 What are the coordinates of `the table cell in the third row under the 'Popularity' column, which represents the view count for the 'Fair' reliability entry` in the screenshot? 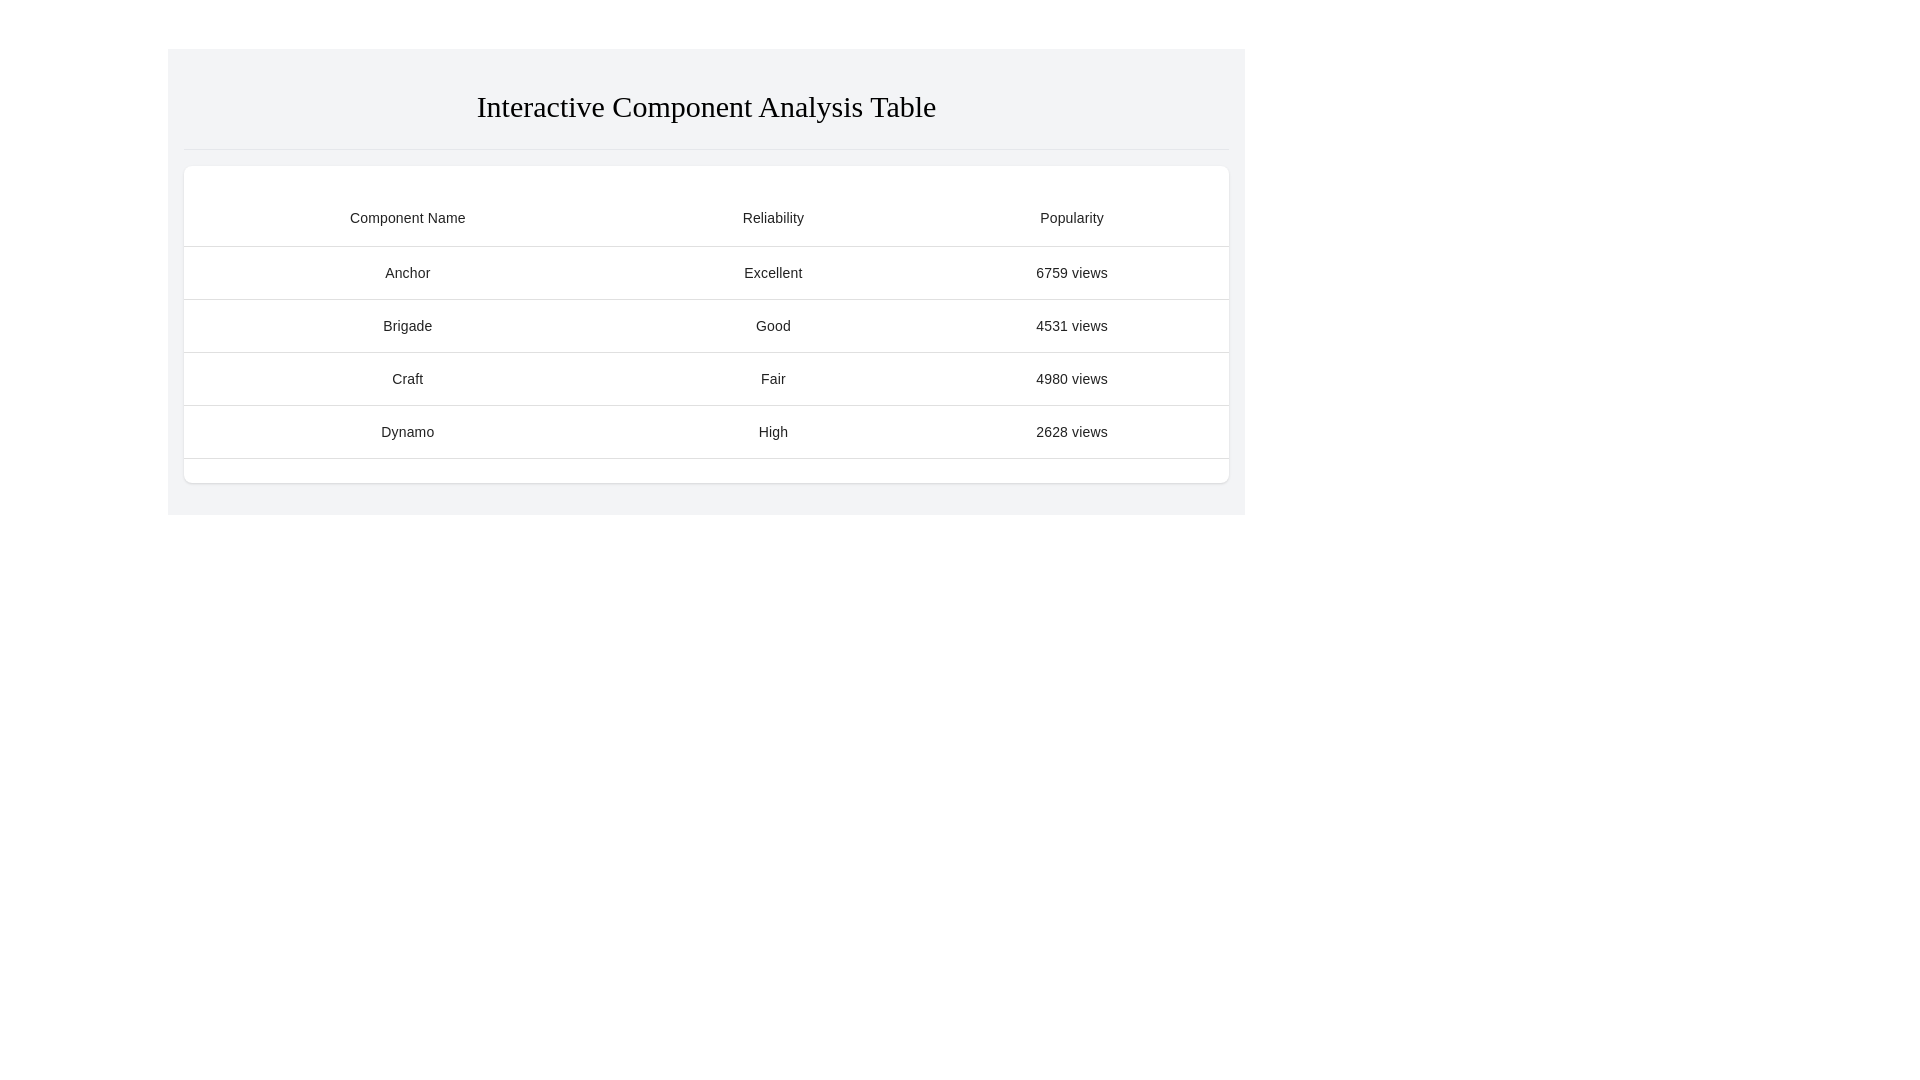 It's located at (1071, 379).